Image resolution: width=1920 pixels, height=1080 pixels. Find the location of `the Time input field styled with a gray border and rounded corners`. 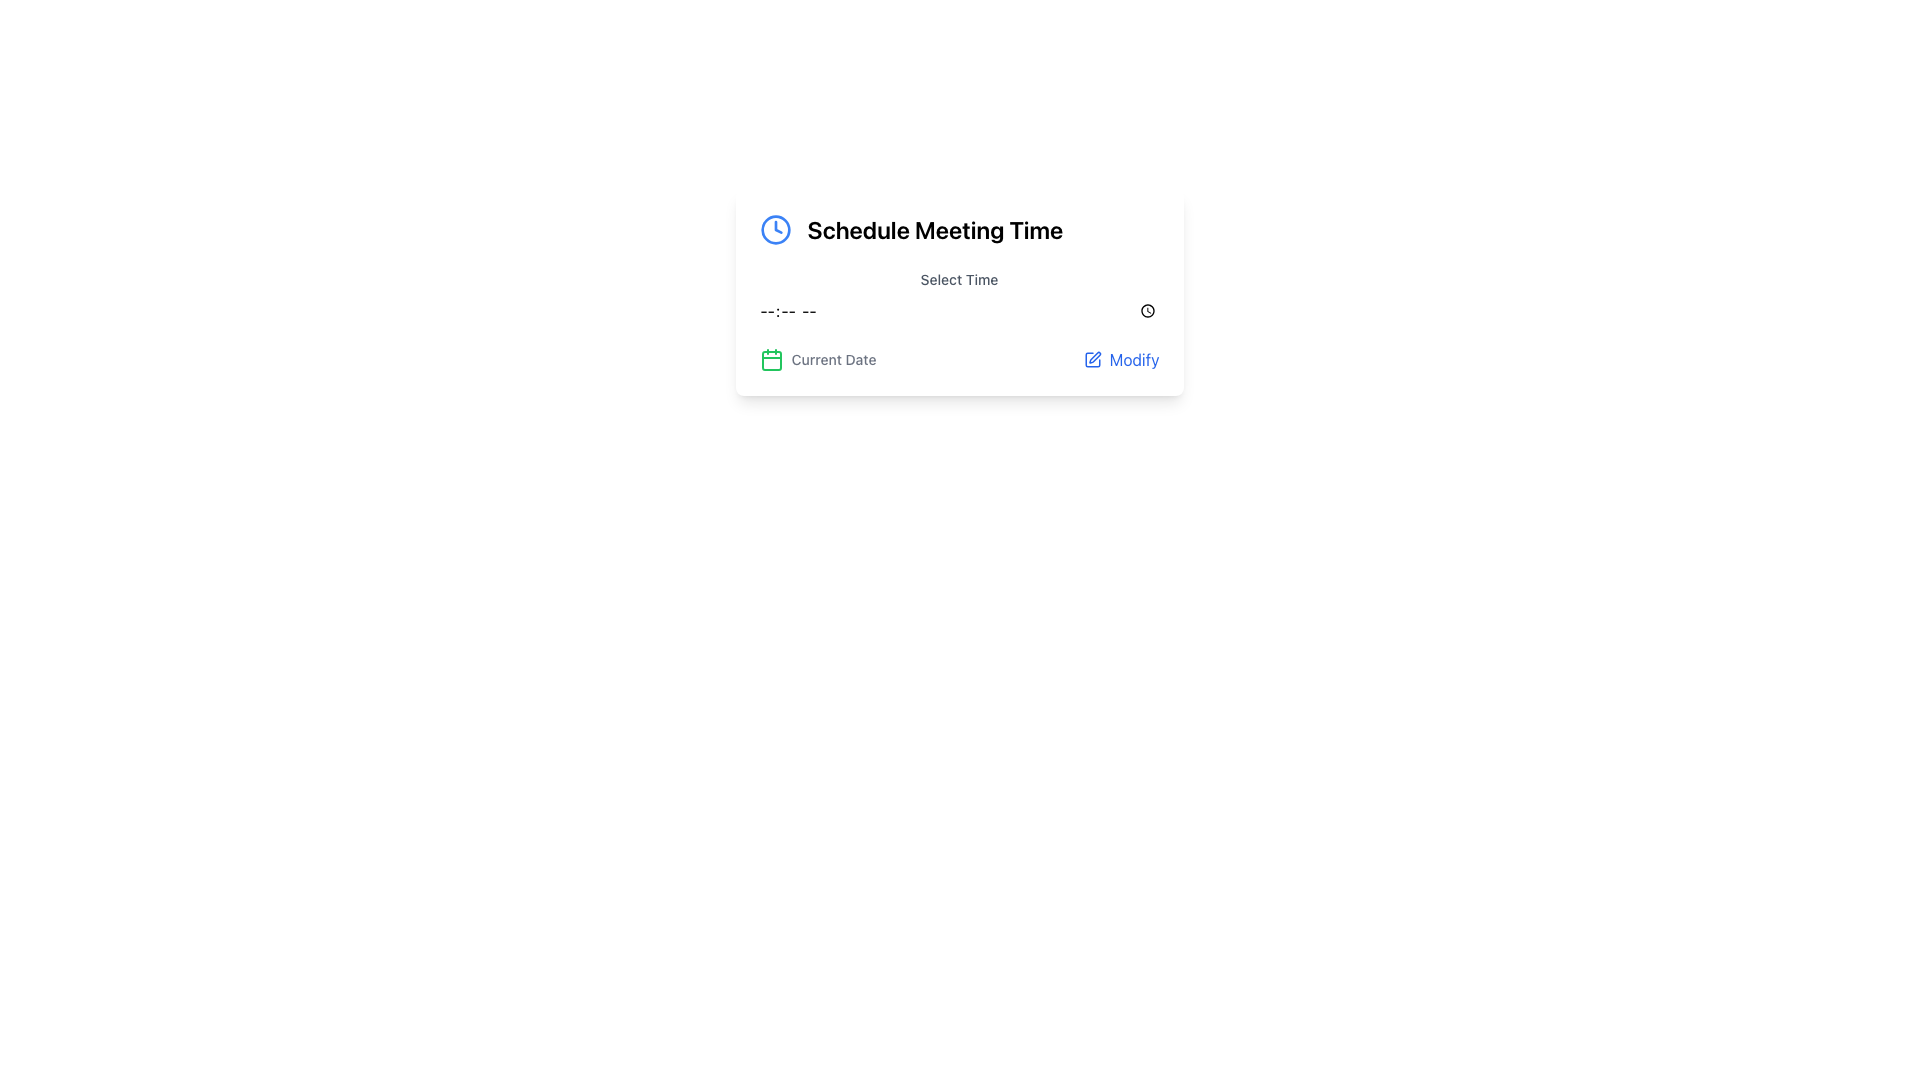

the Time input field styled with a gray border and rounded corners is located at coordinates (958, 311).